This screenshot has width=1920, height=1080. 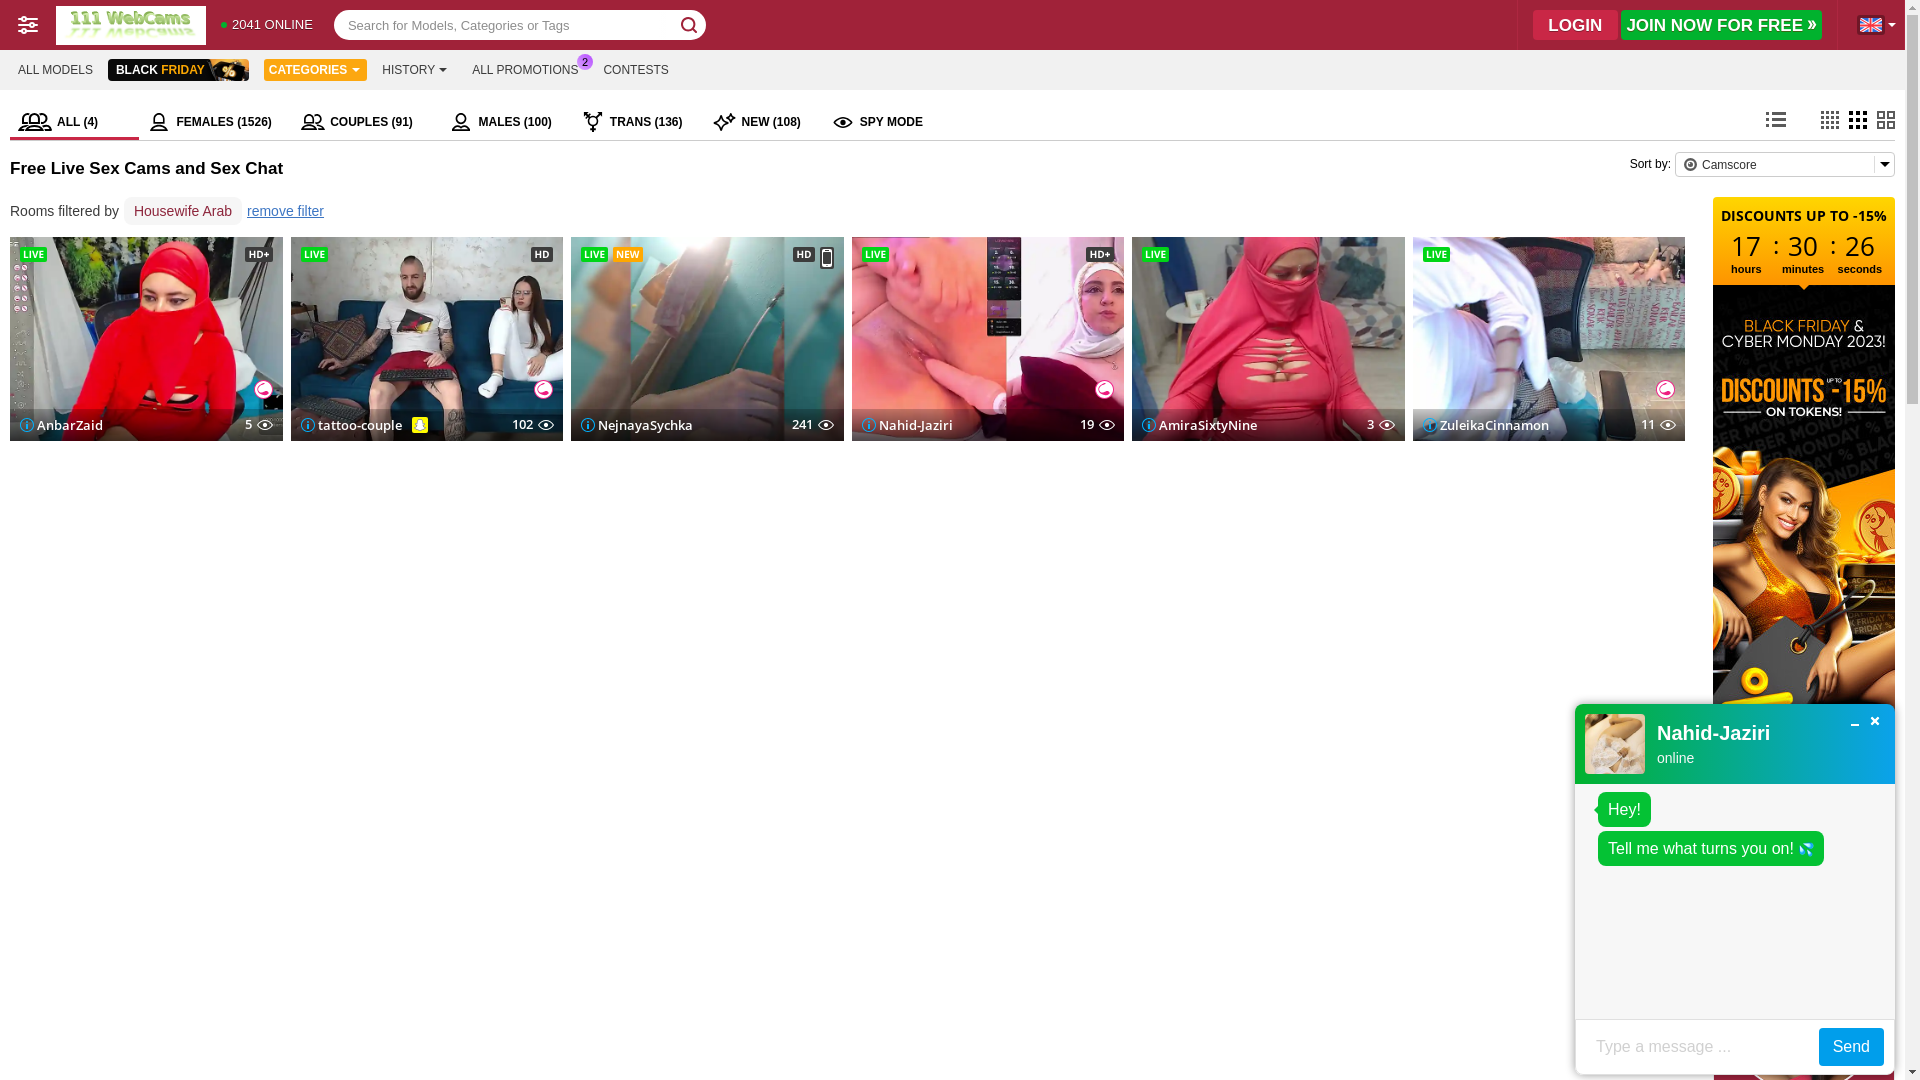 I want to click on 'NEW (108)', so click(x=704, y=122).